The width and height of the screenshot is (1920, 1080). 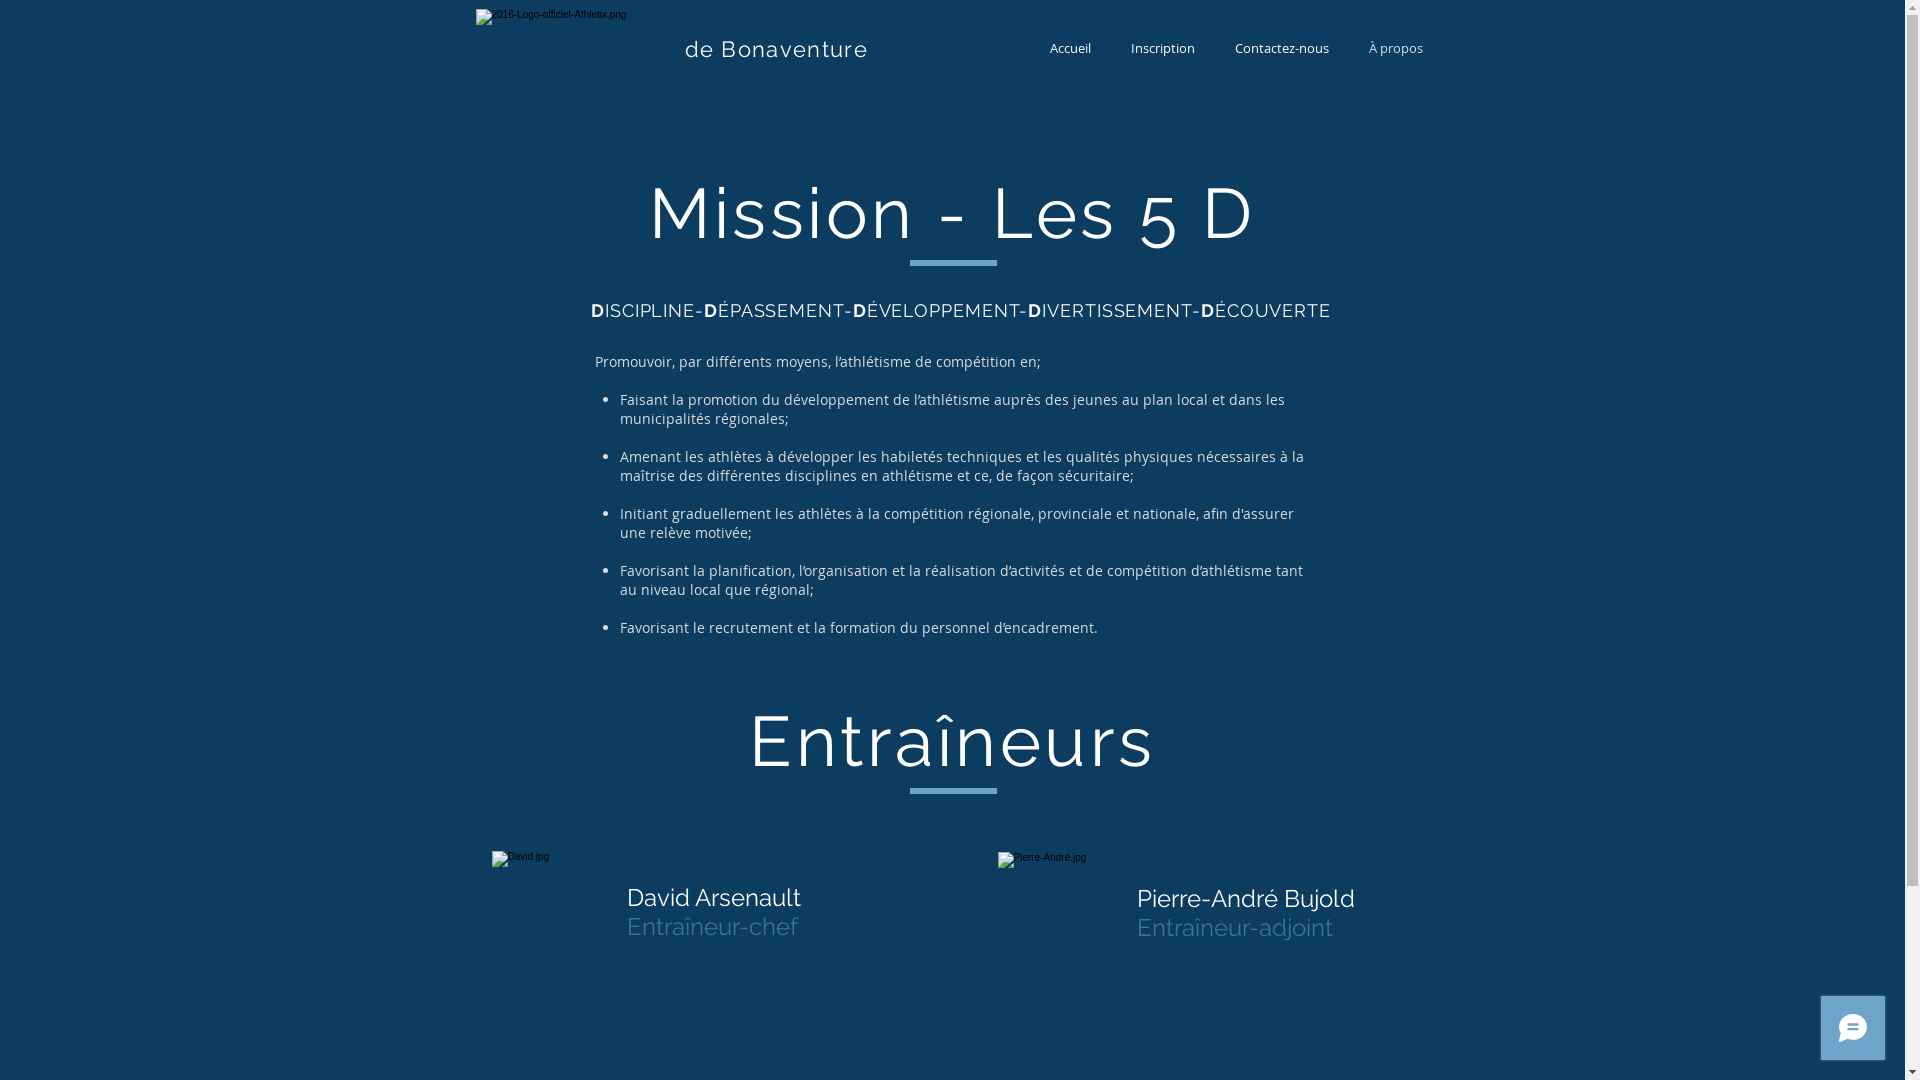 What do you see at coordinates (774, 48) in the screenshot?
I see `'de Bonaventure'` at bounding box center [774, 48].